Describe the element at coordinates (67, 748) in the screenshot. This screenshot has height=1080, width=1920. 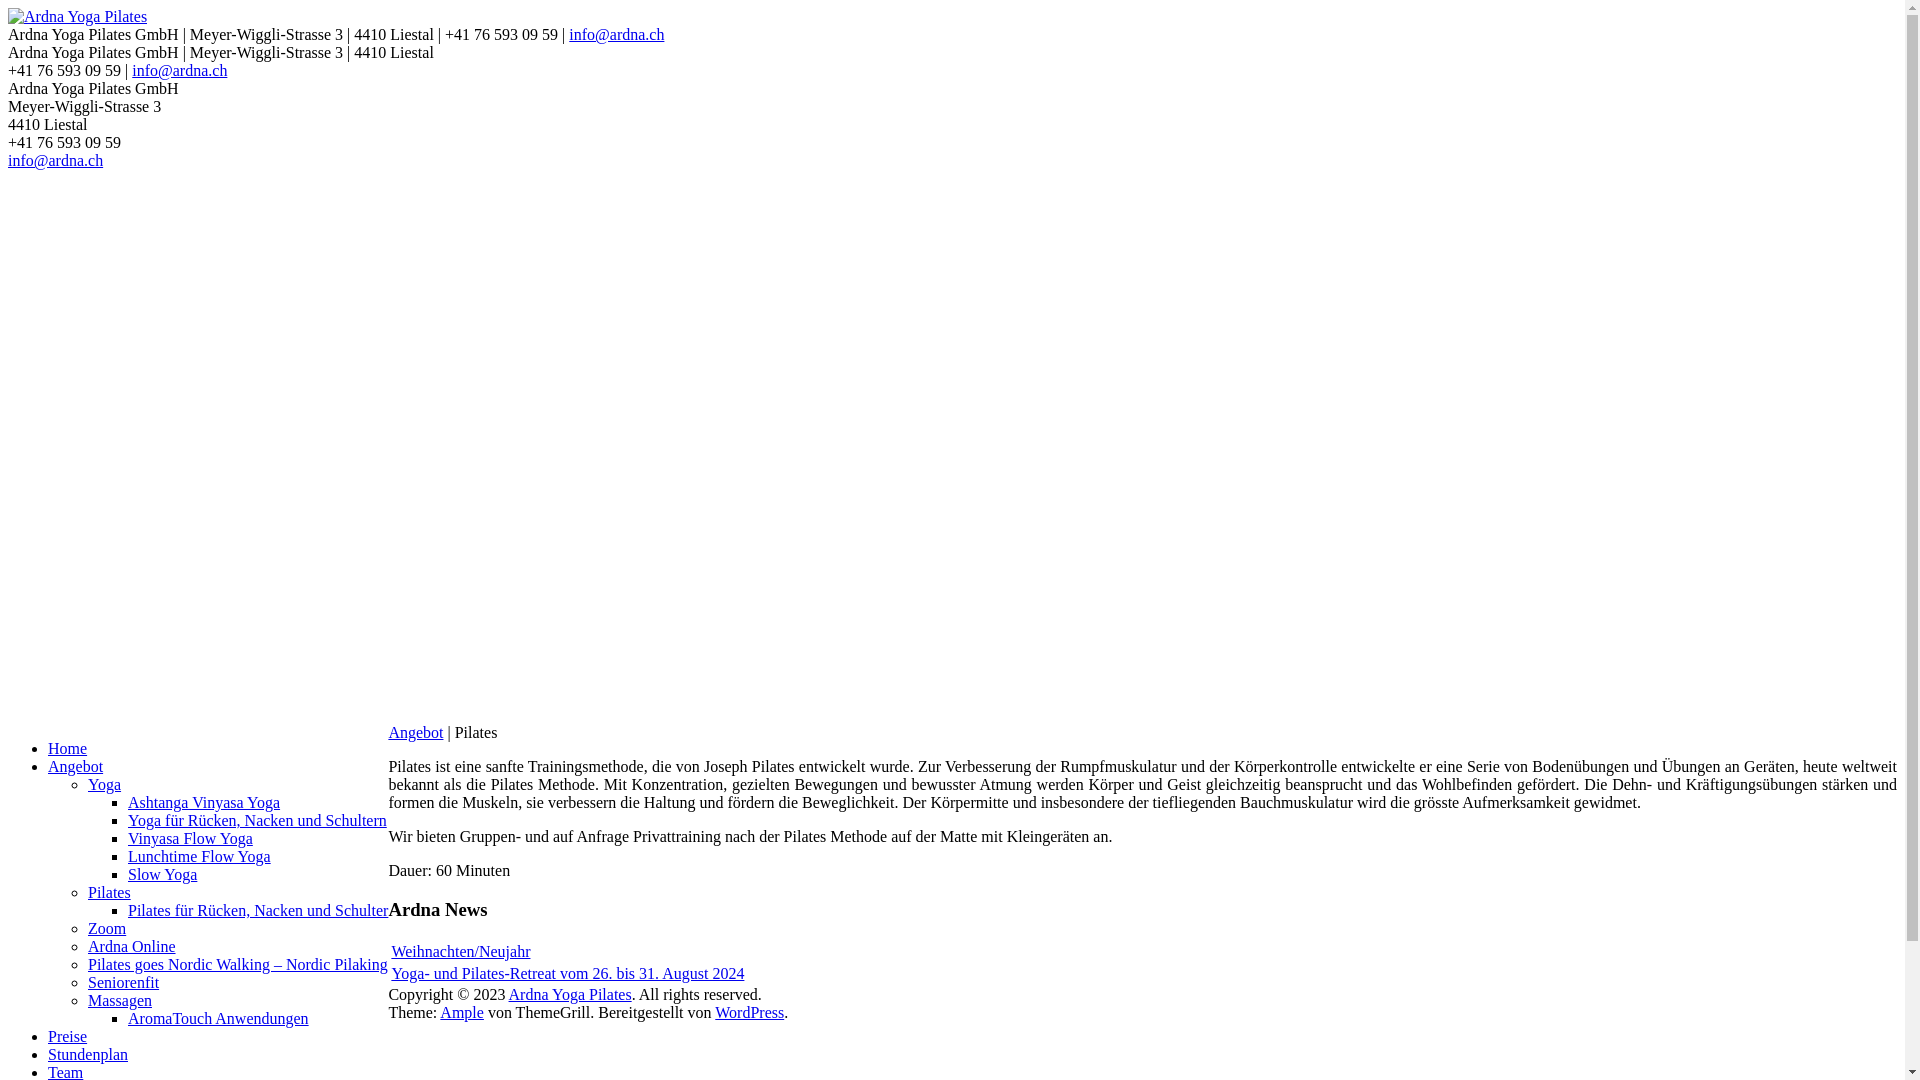
I see `'Home'` at that location.